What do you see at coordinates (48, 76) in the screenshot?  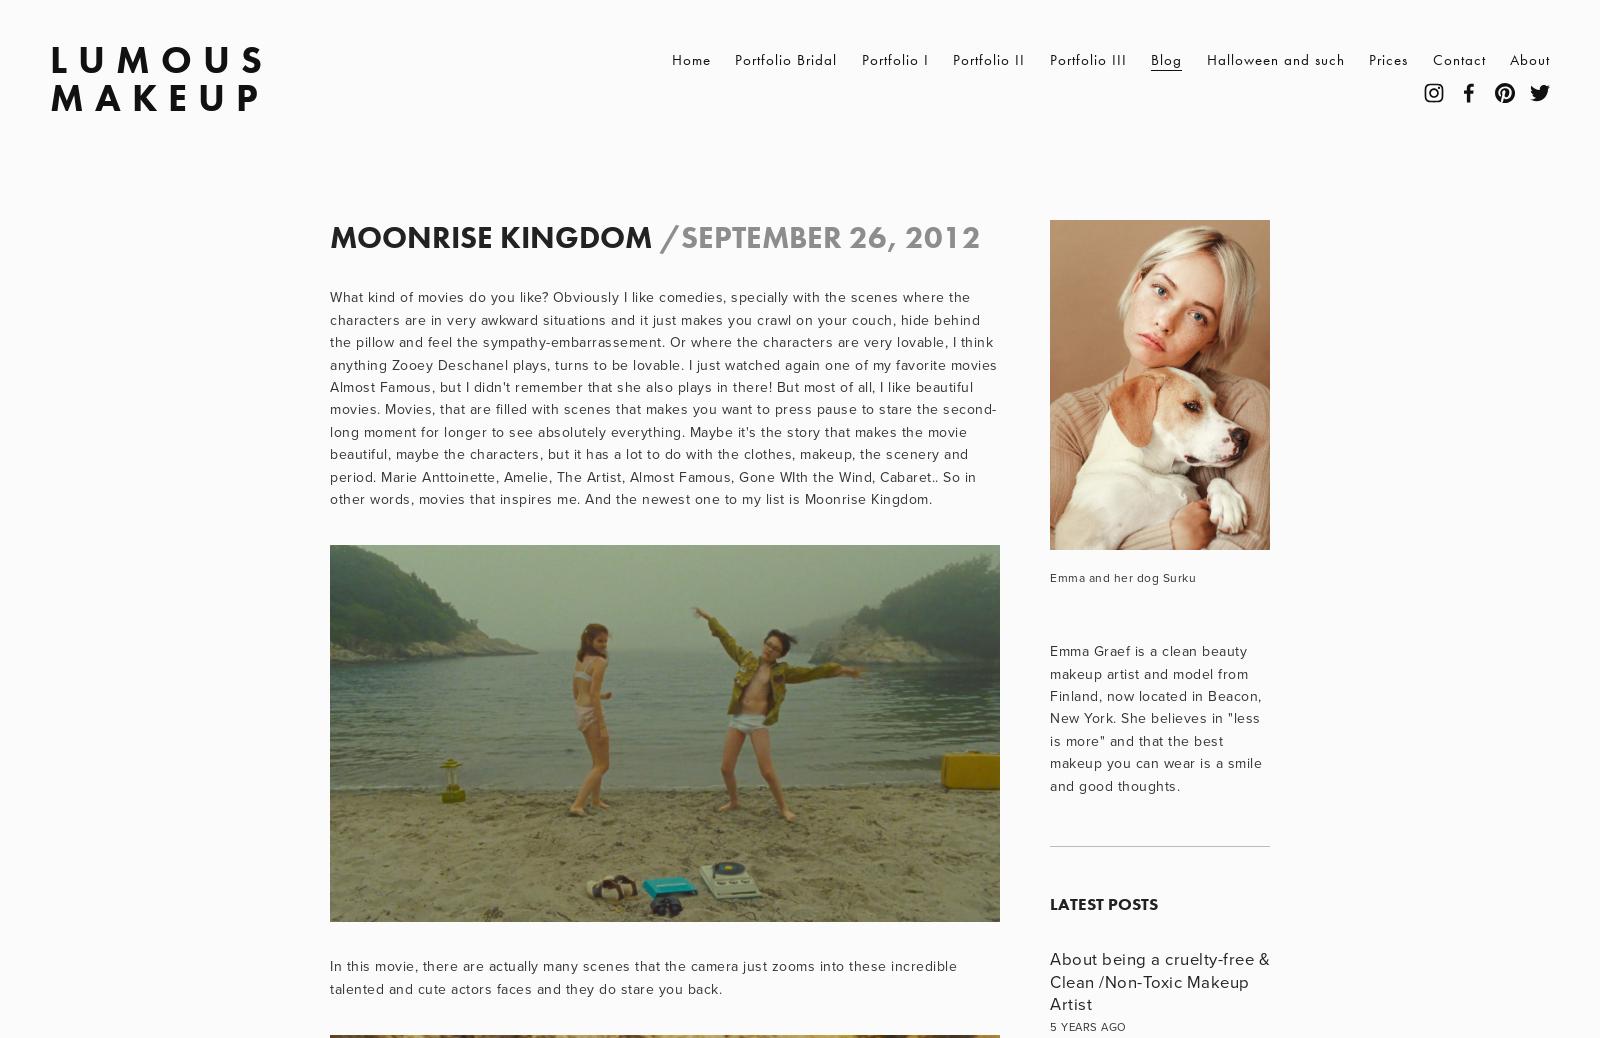 I see `'Lumous Makeup'` at bounding box center [48, 76].